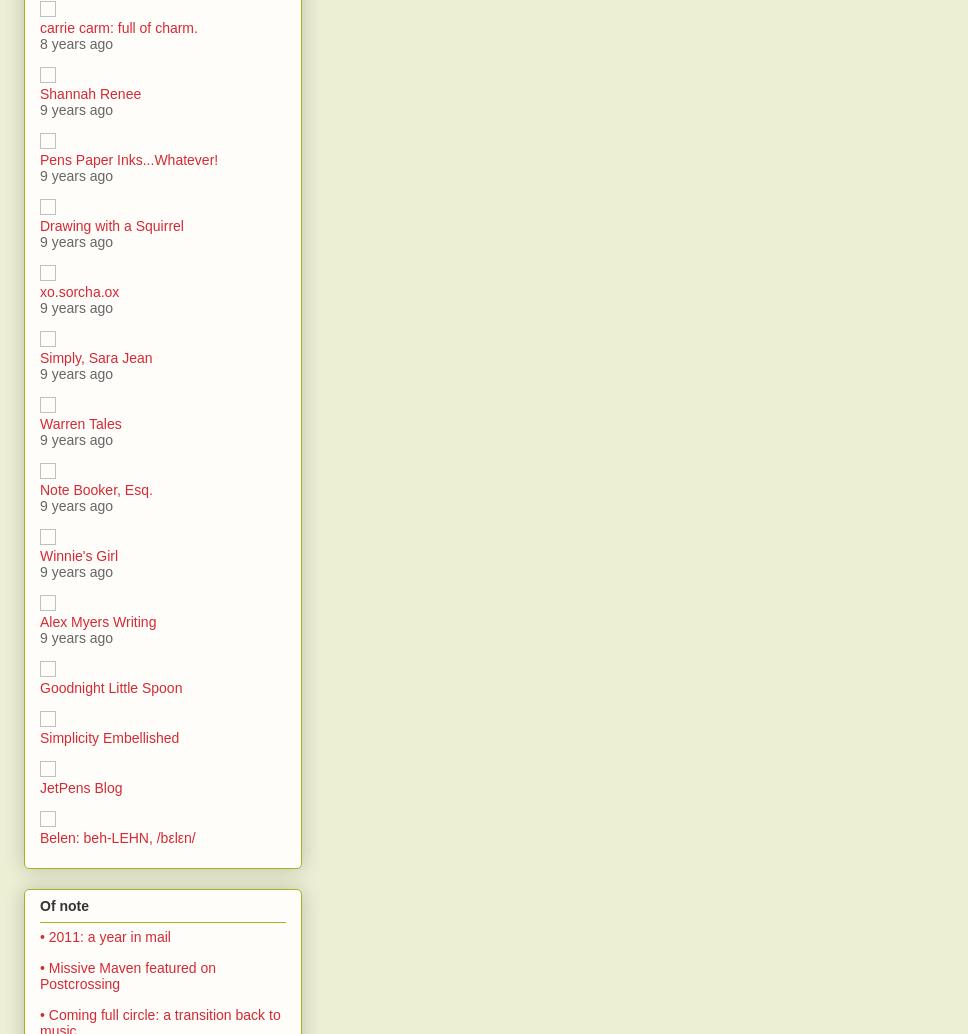  Describe the element at coordinates (39, 289) in the screenshot. I see `'xo.sorcha.ox'` at that location.